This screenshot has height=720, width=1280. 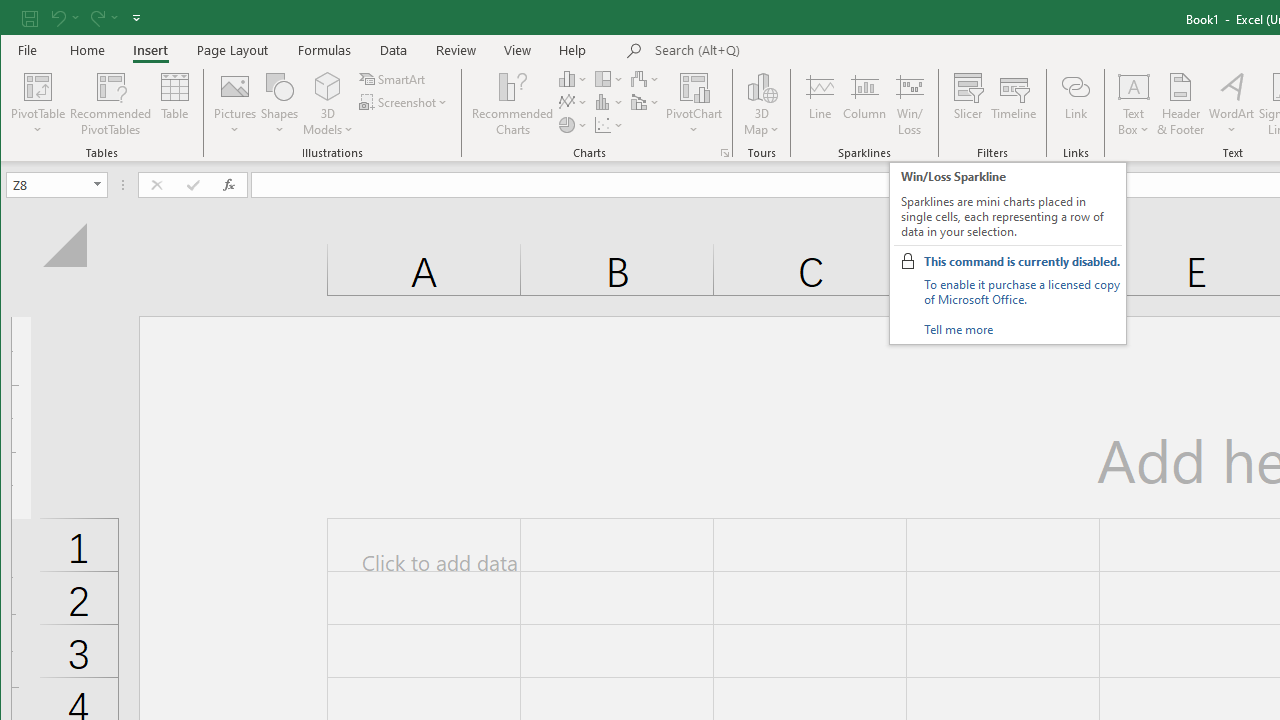 What do you see at coordinates (328, 104) in the screenshot?
I see `'3D Models'` at bounding box center [328, 104].